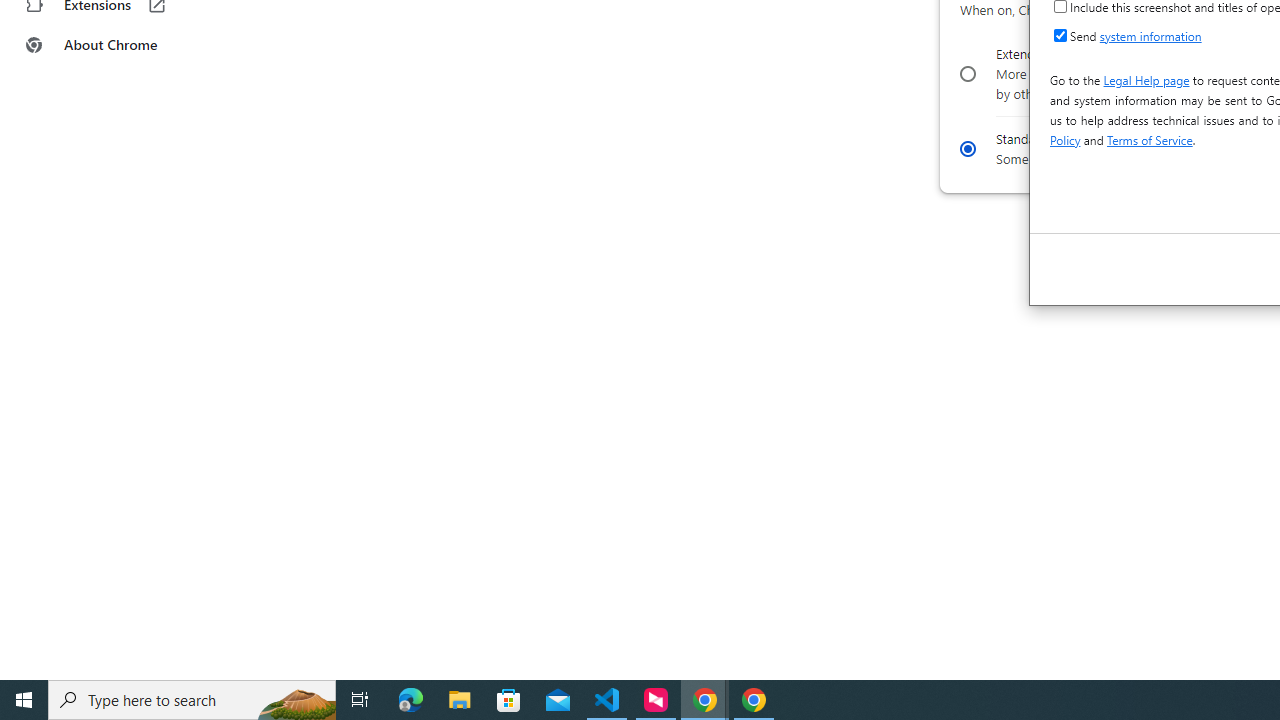 This screenshot has width=1280, height=720. I want to click on 'Microsoft Store', so click(509, 698).